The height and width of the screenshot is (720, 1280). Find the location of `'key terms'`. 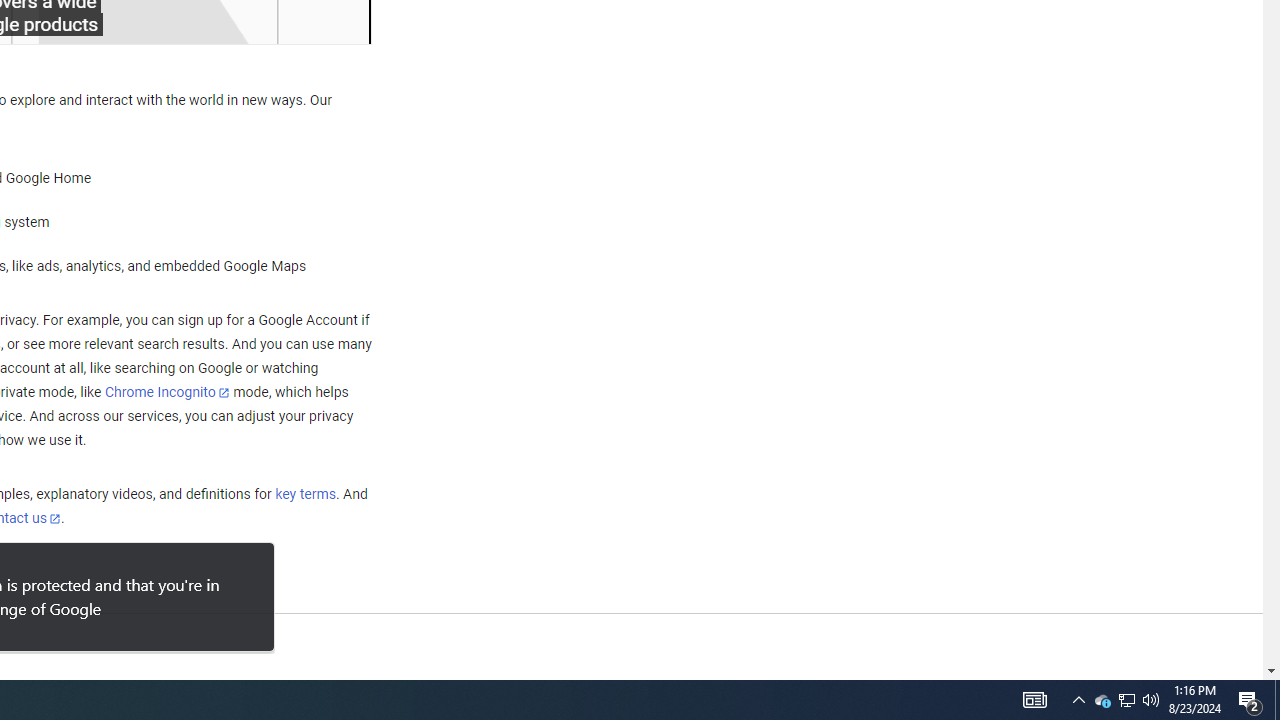

'key terms' is located at coordinates (304, 495).